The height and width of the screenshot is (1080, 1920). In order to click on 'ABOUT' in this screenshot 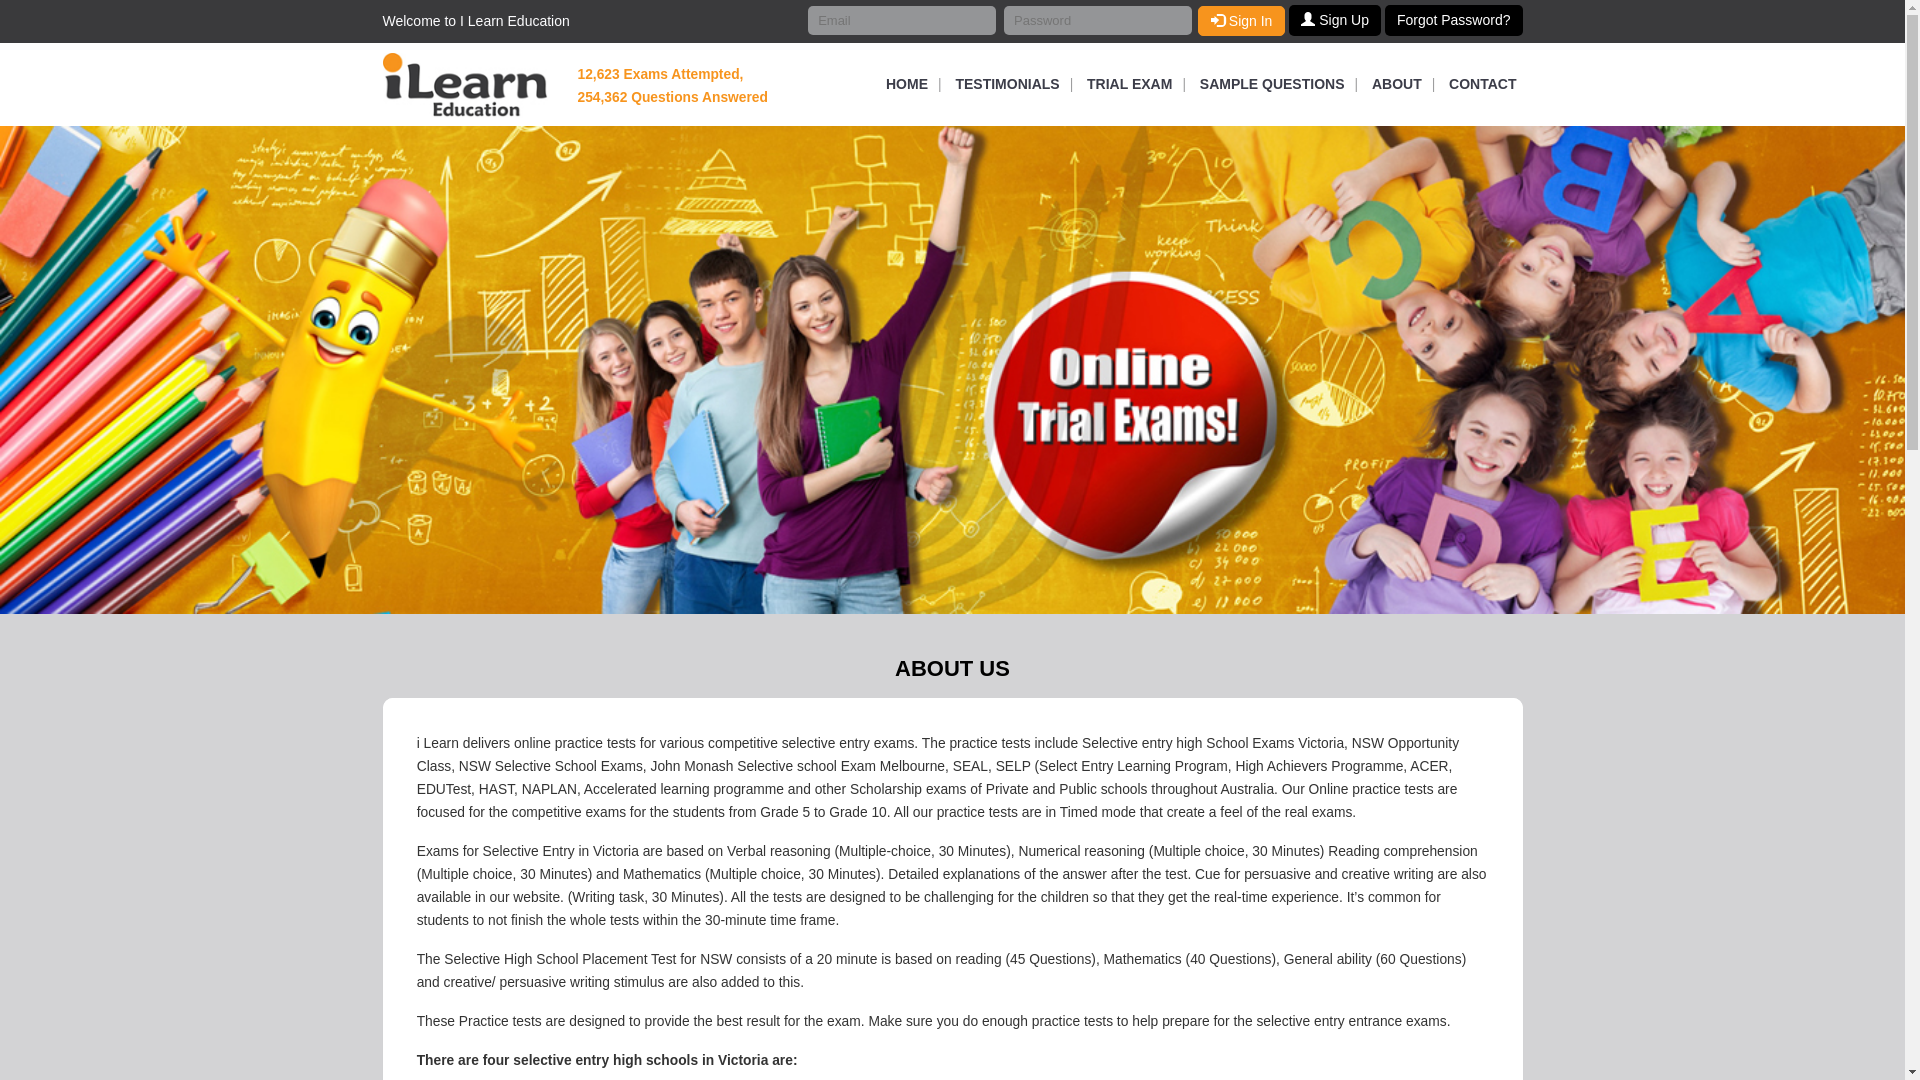, I will do `click(1361, 83)`.